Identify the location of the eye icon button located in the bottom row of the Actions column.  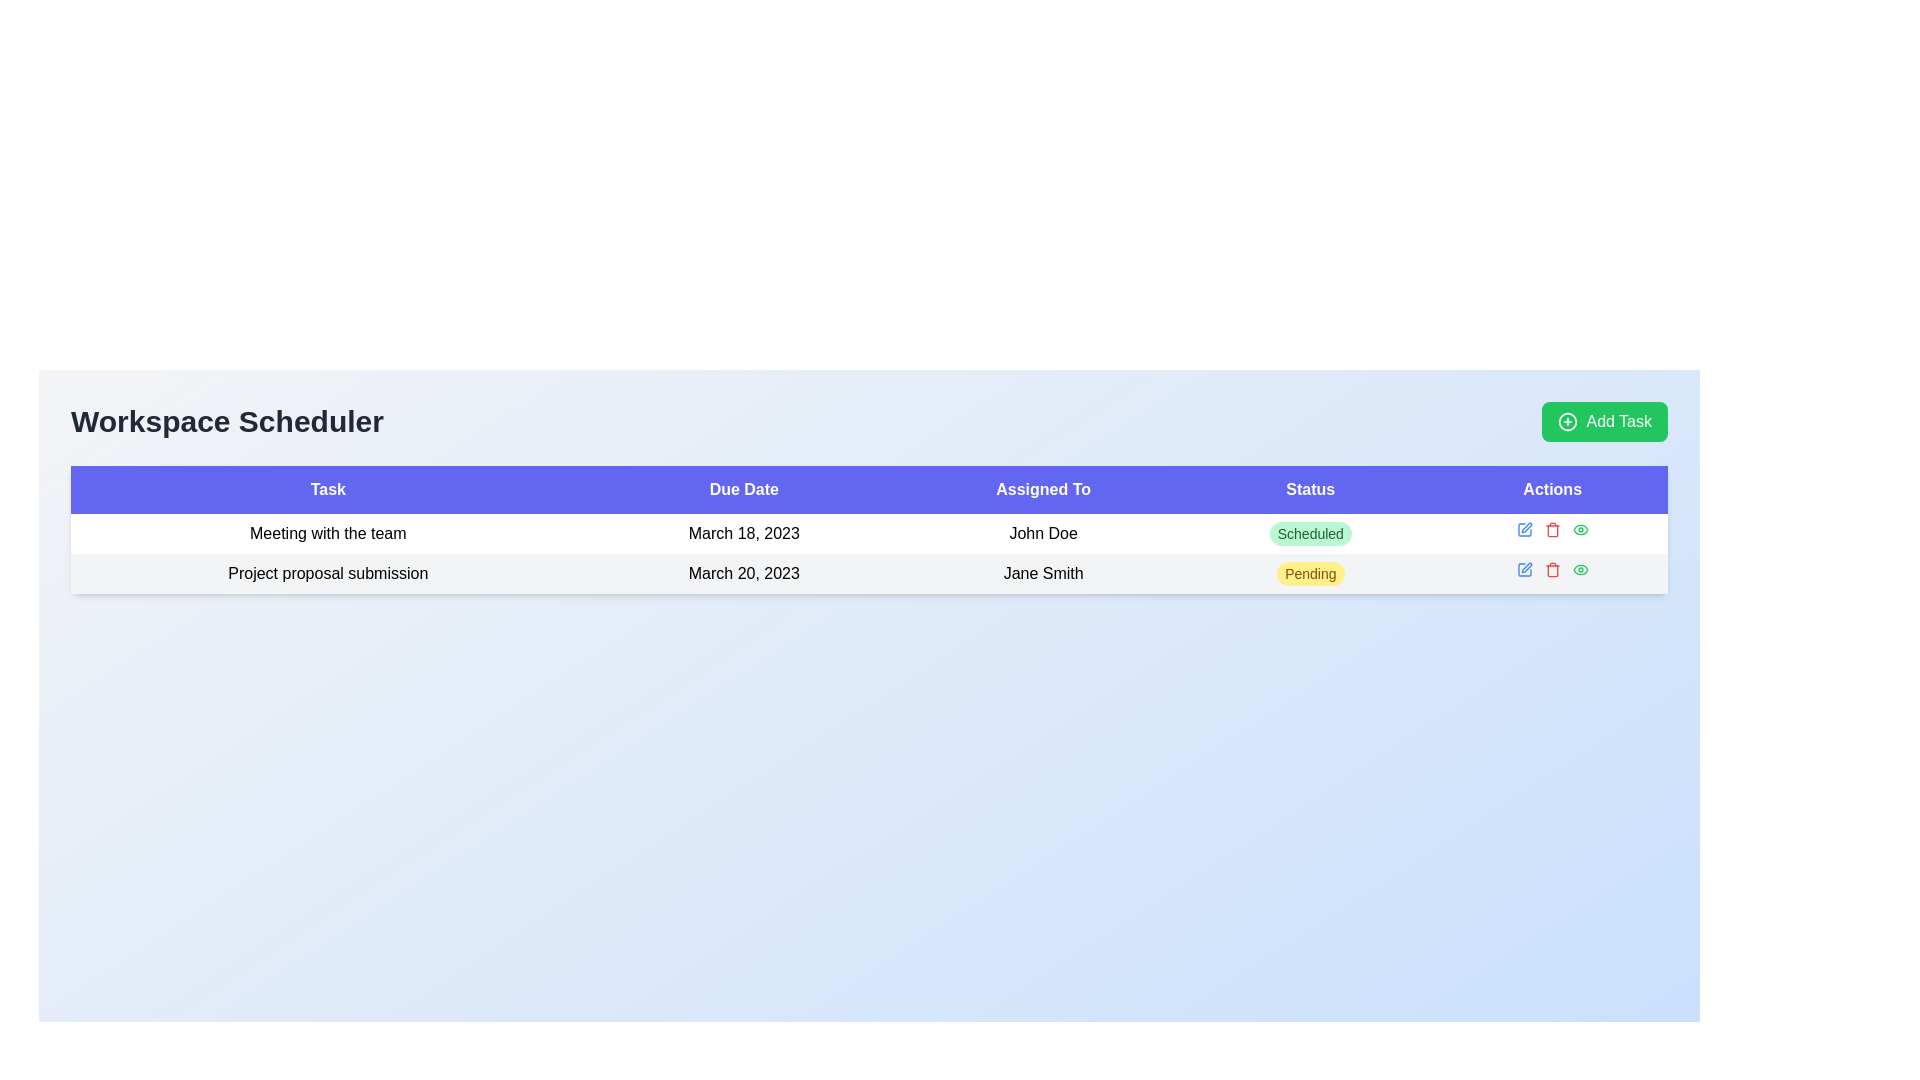
(1579, 528).